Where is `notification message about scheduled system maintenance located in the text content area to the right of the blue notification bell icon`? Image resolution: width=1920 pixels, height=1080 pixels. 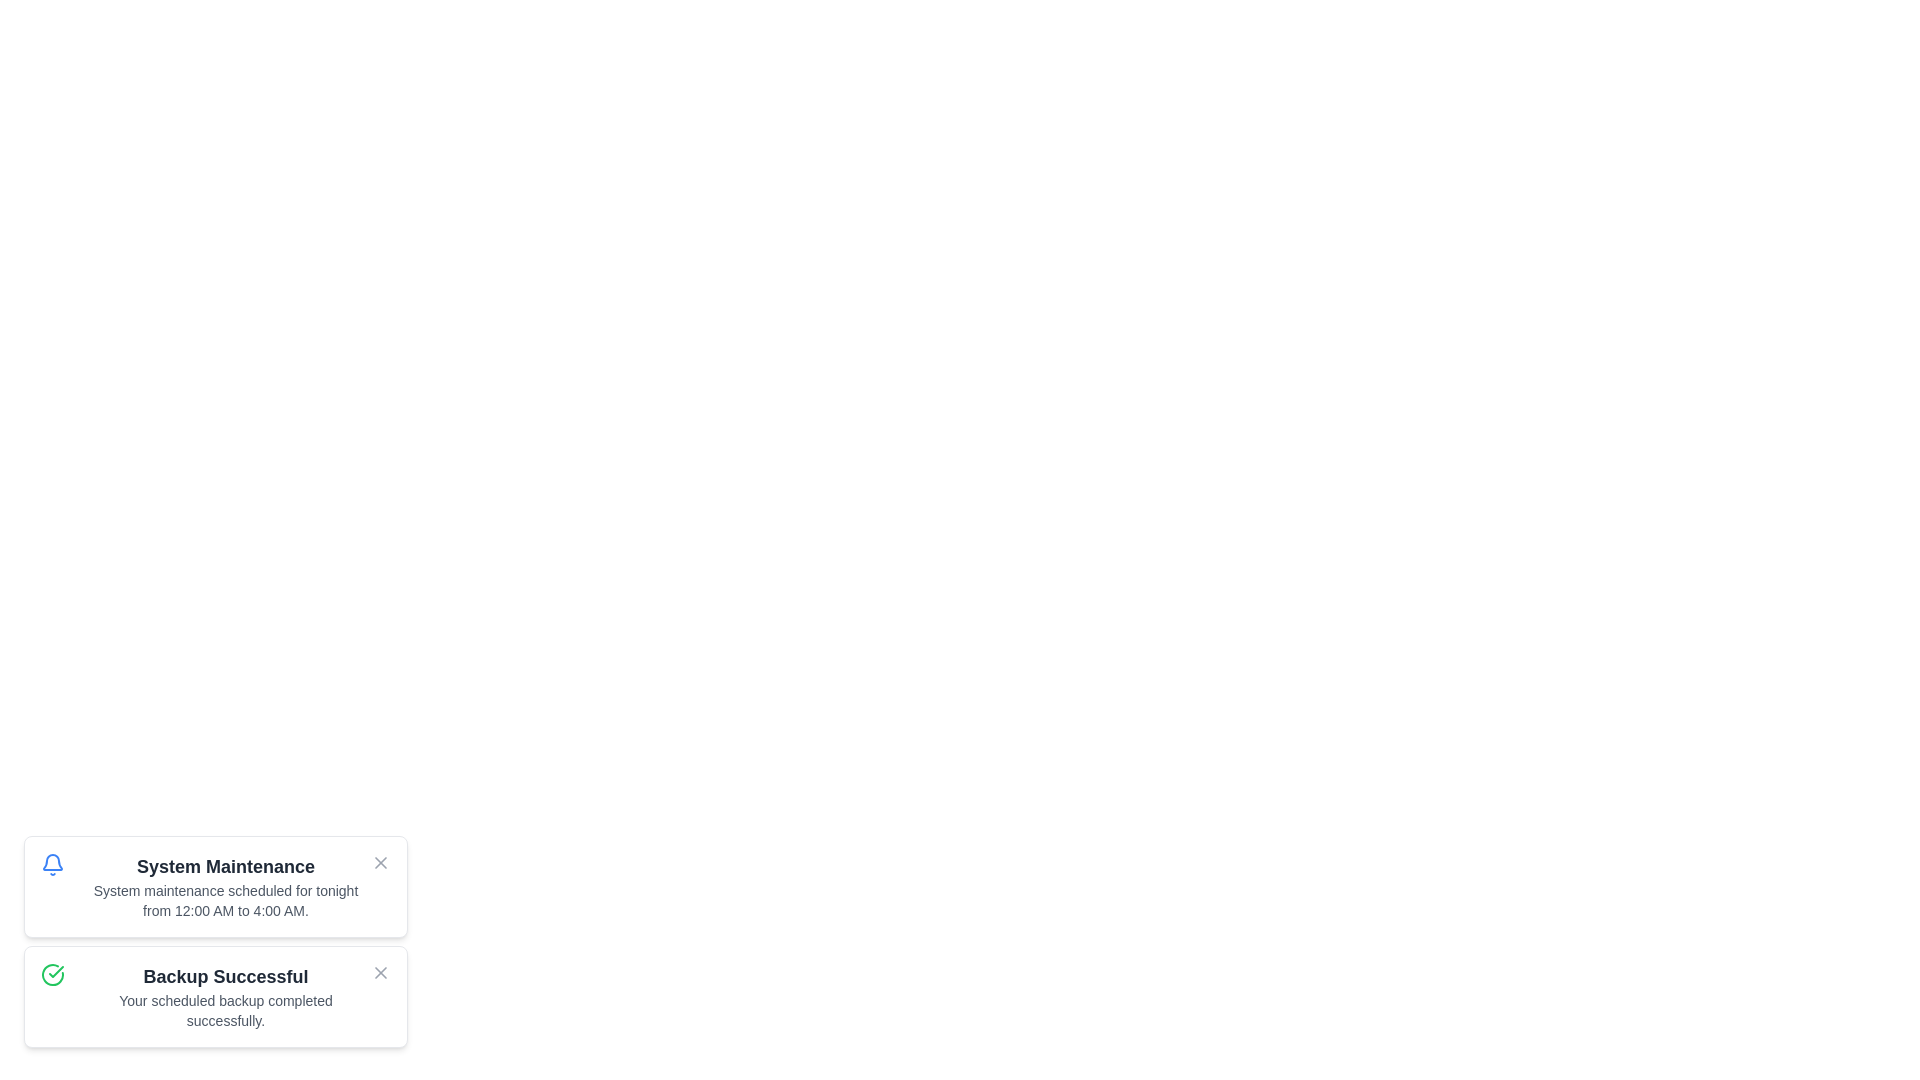 notification message about scheduled system maintenance located in the text content area to the right of the blue notification bell icon is located at coordinates (225, 886).